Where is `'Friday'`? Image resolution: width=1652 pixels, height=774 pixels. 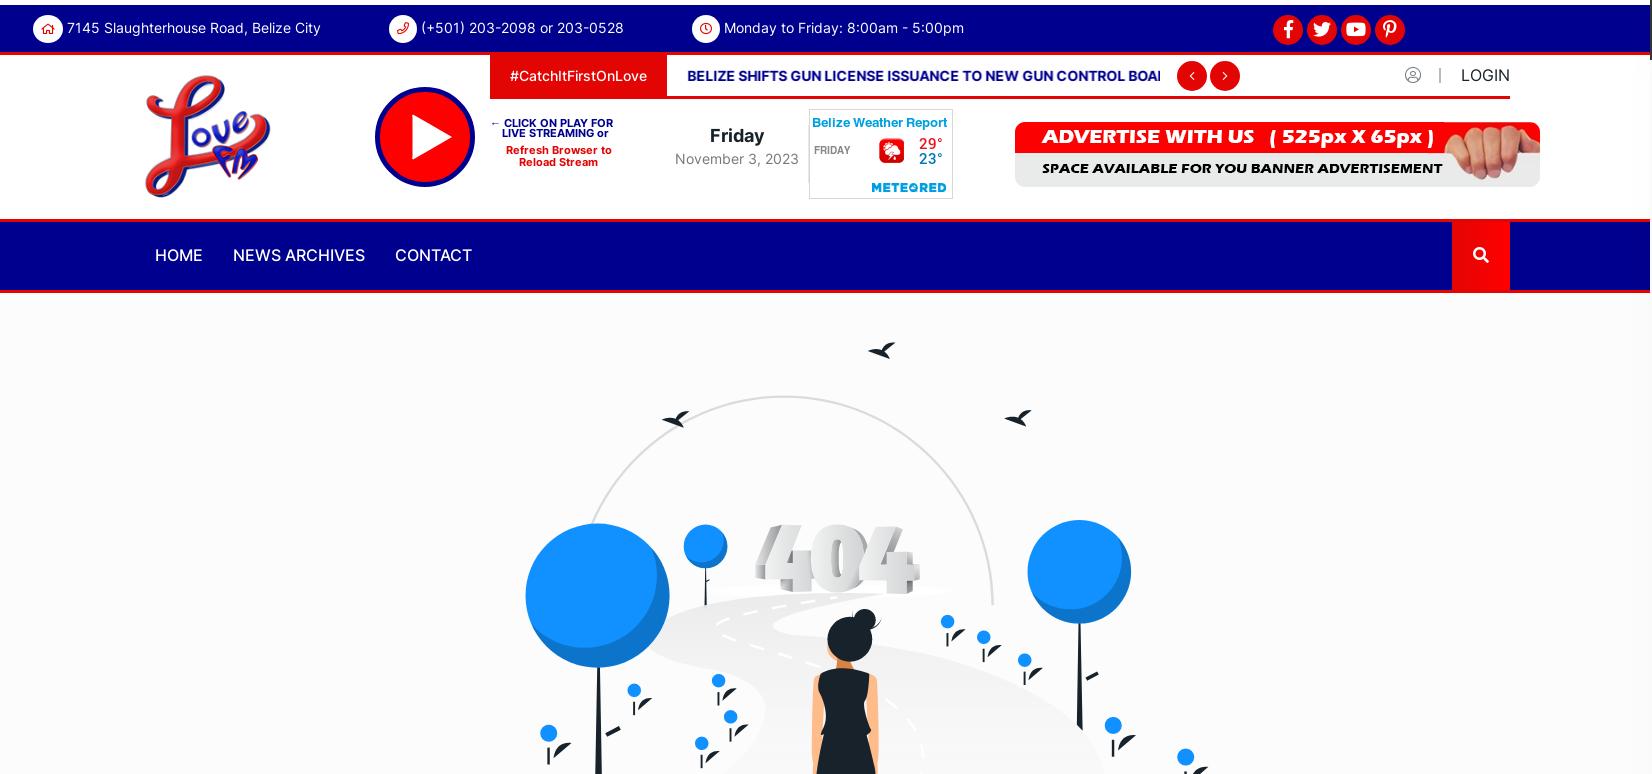
'Friday' is located at coordinates (736, 133).